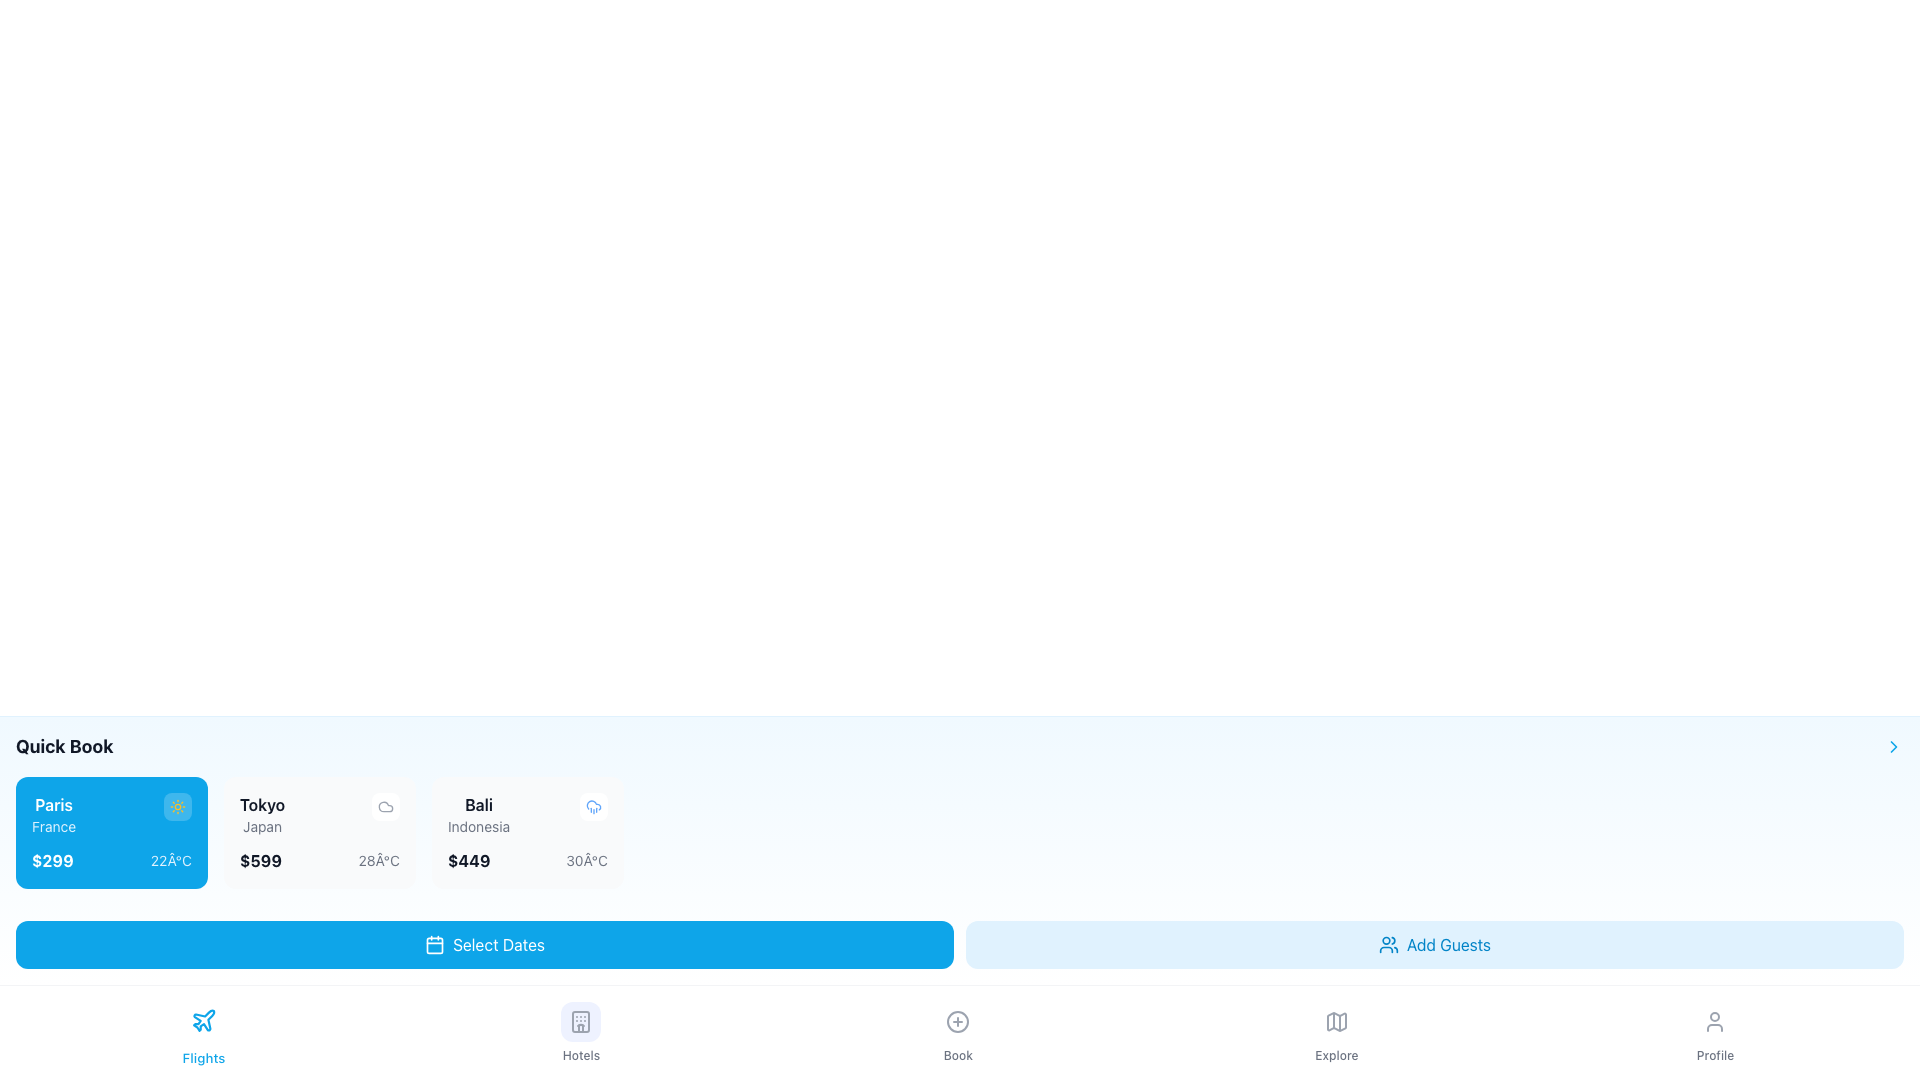  I want to click on the 'Tokyo' label, which is a bold text label positioned at the top of the city information card, so click(261, 804).